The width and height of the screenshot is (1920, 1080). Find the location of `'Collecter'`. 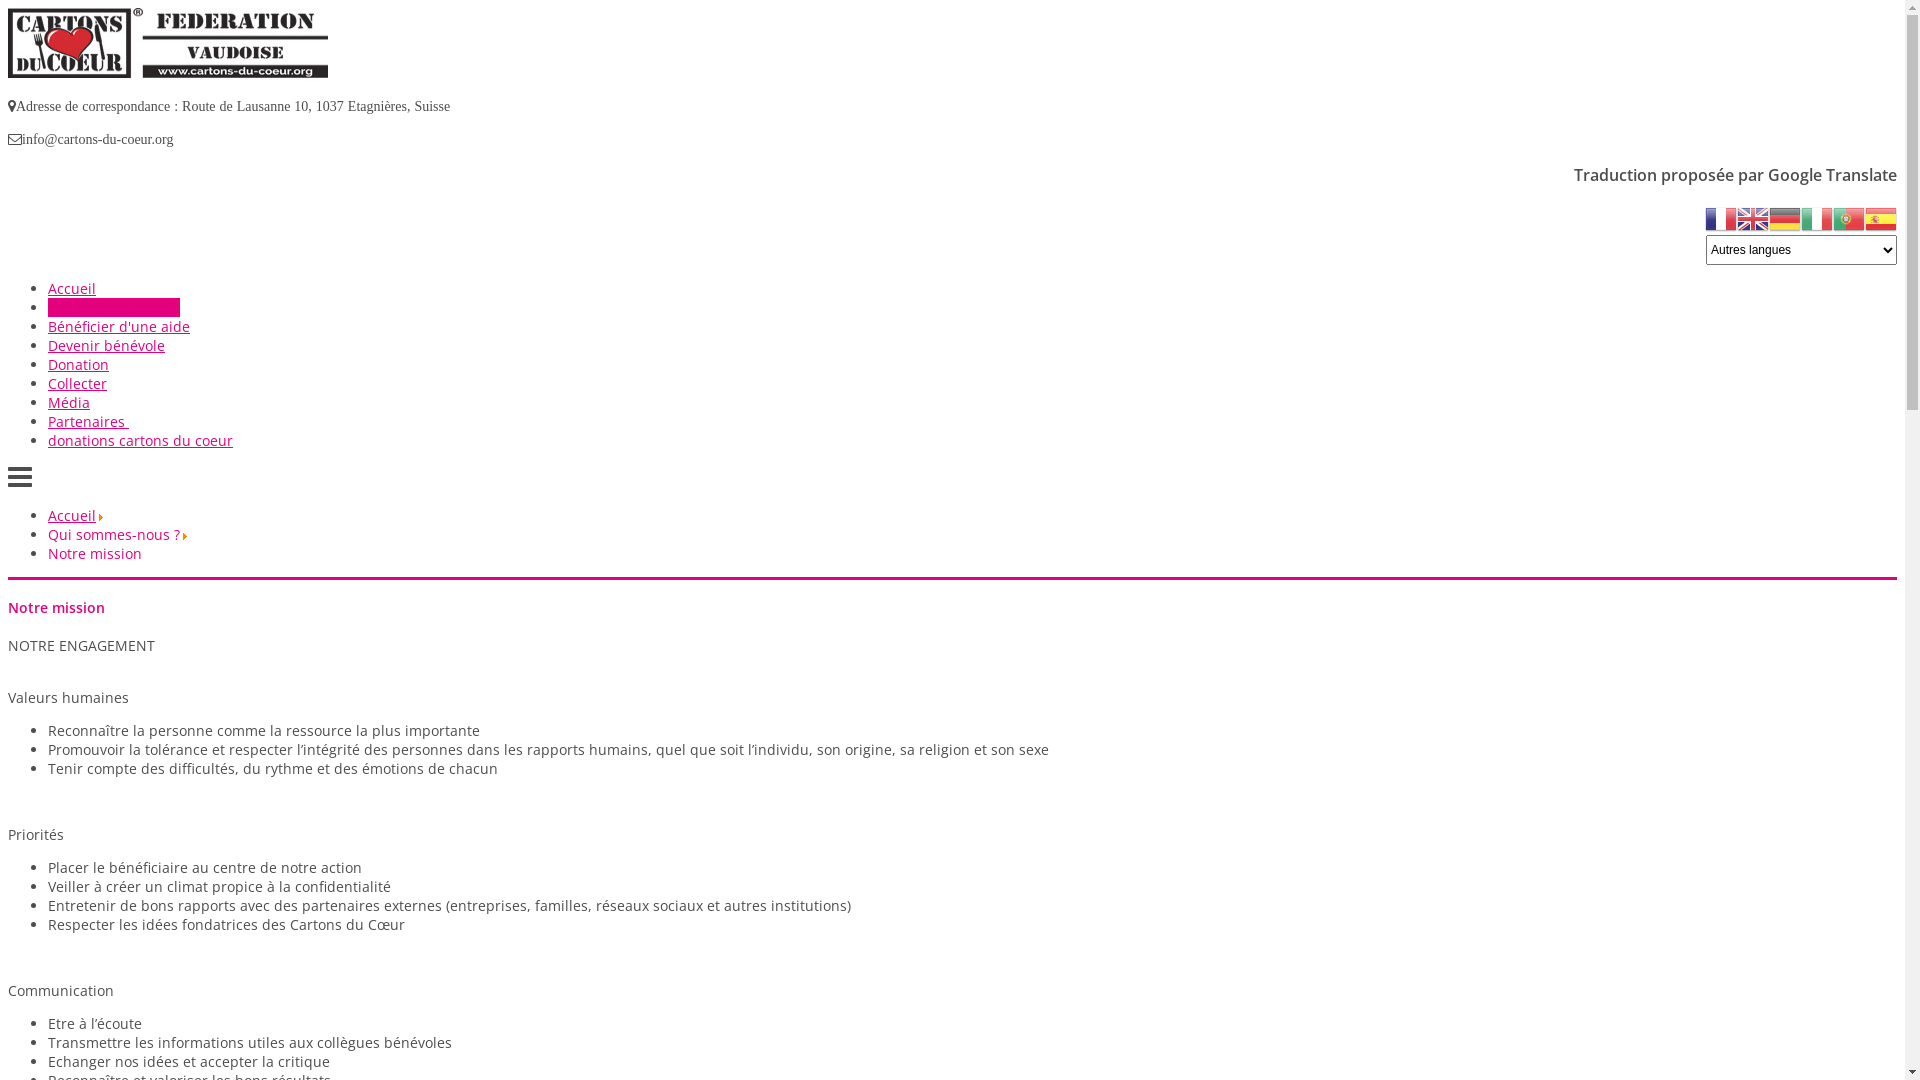

'Collecter' is located at coordinates (48, 383).